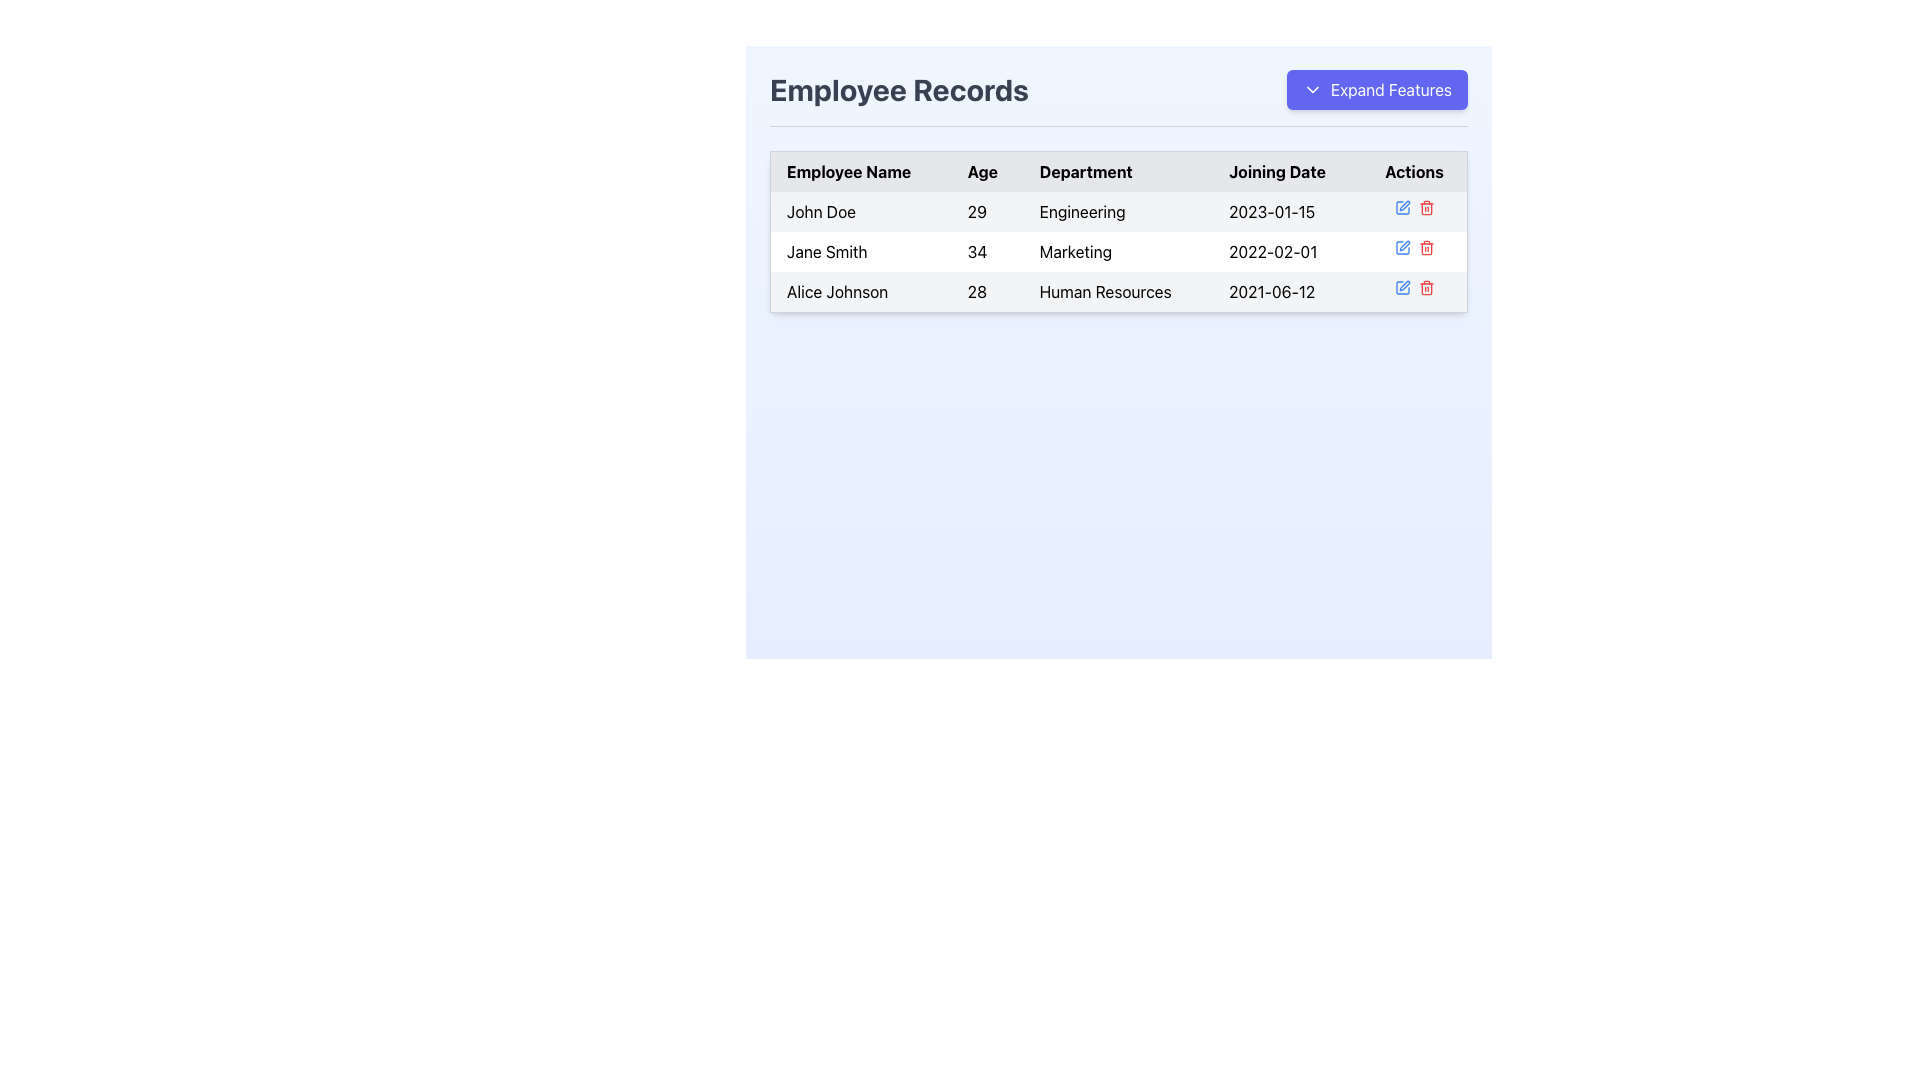 The height and width of the screenshot is (1080, 1920). What do you see at coordinates (1403, 285) in the screenshot?
I see `the pen tool icon in the 'Actions' column of Alice Johnson's row in the table` at bounding box center [1403, 285].